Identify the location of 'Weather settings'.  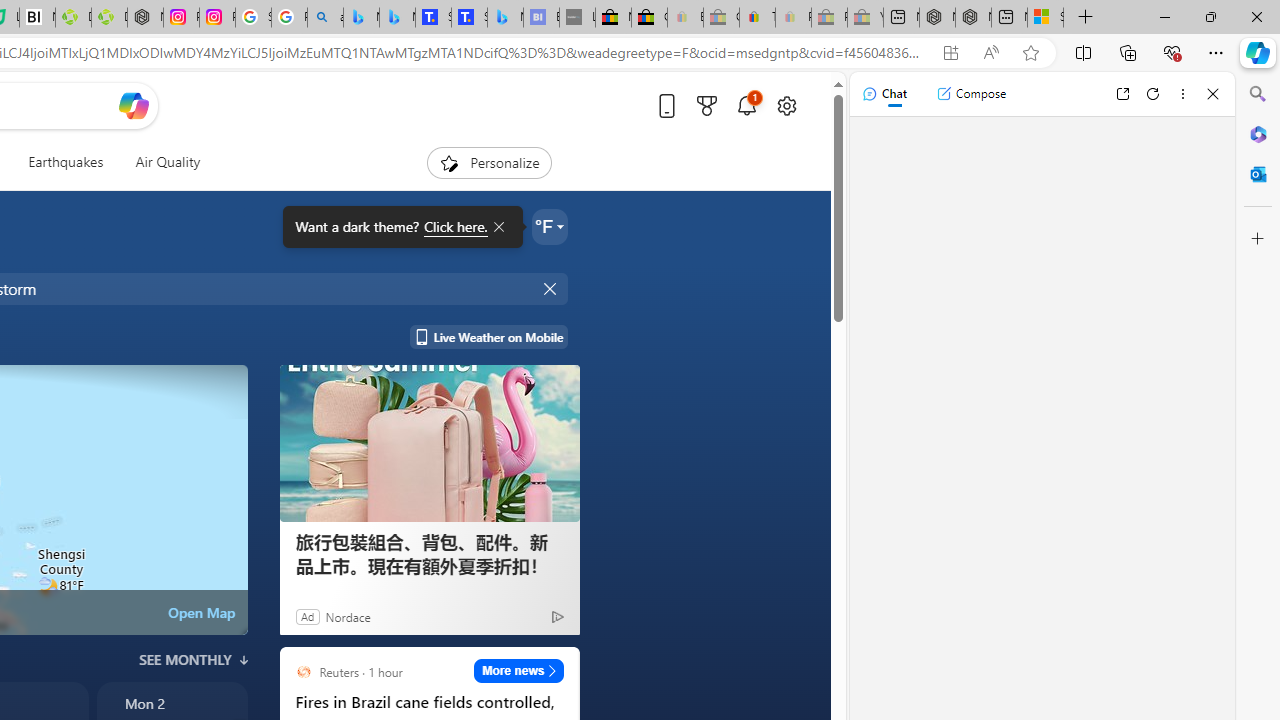
(549, 225).